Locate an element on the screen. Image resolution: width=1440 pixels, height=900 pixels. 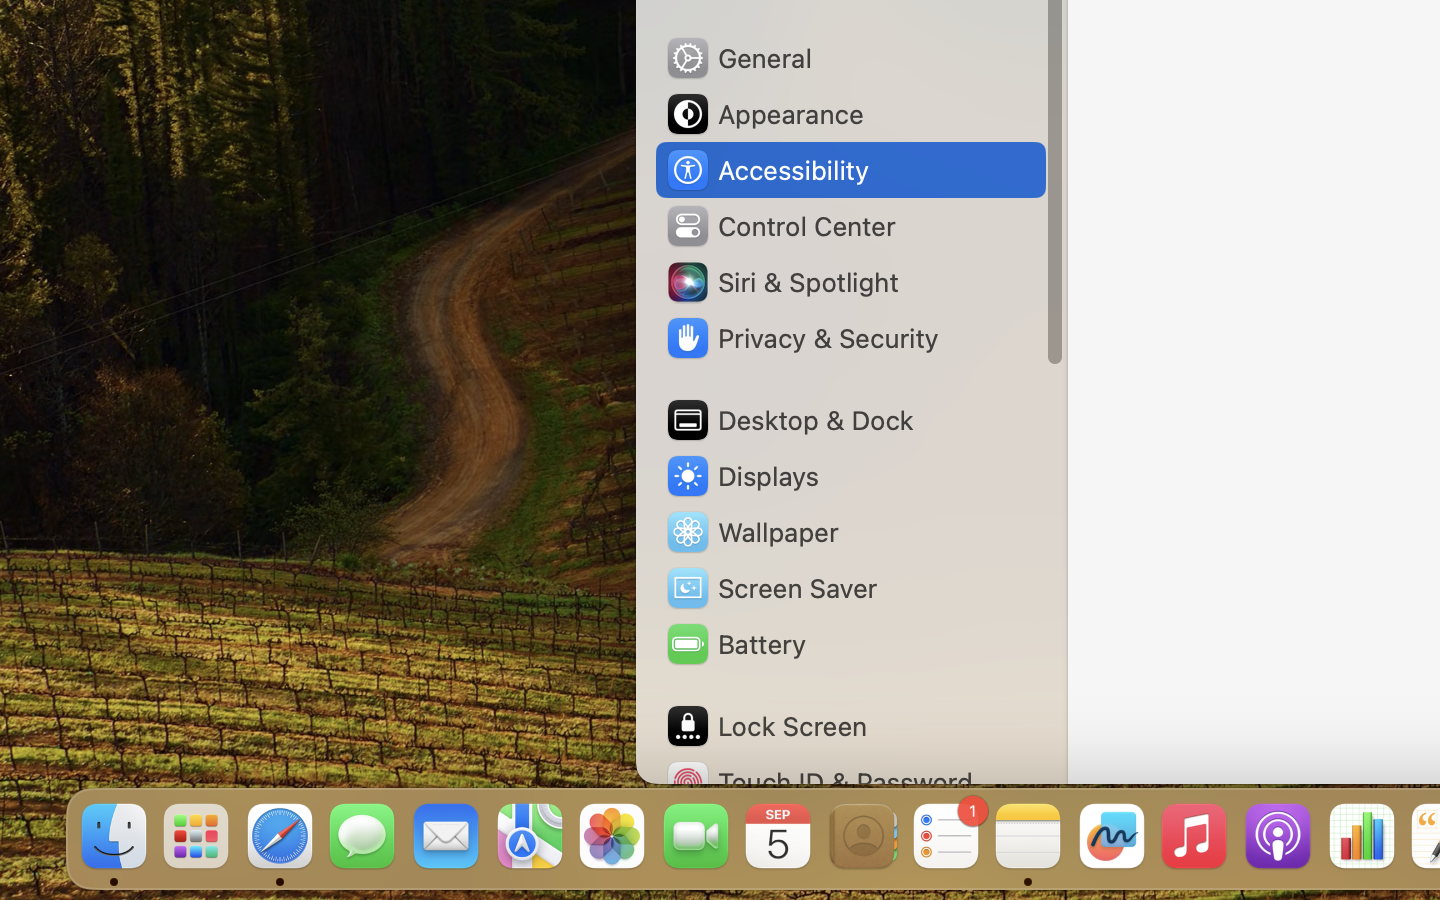
'General' is located at coordinates (736, 56).